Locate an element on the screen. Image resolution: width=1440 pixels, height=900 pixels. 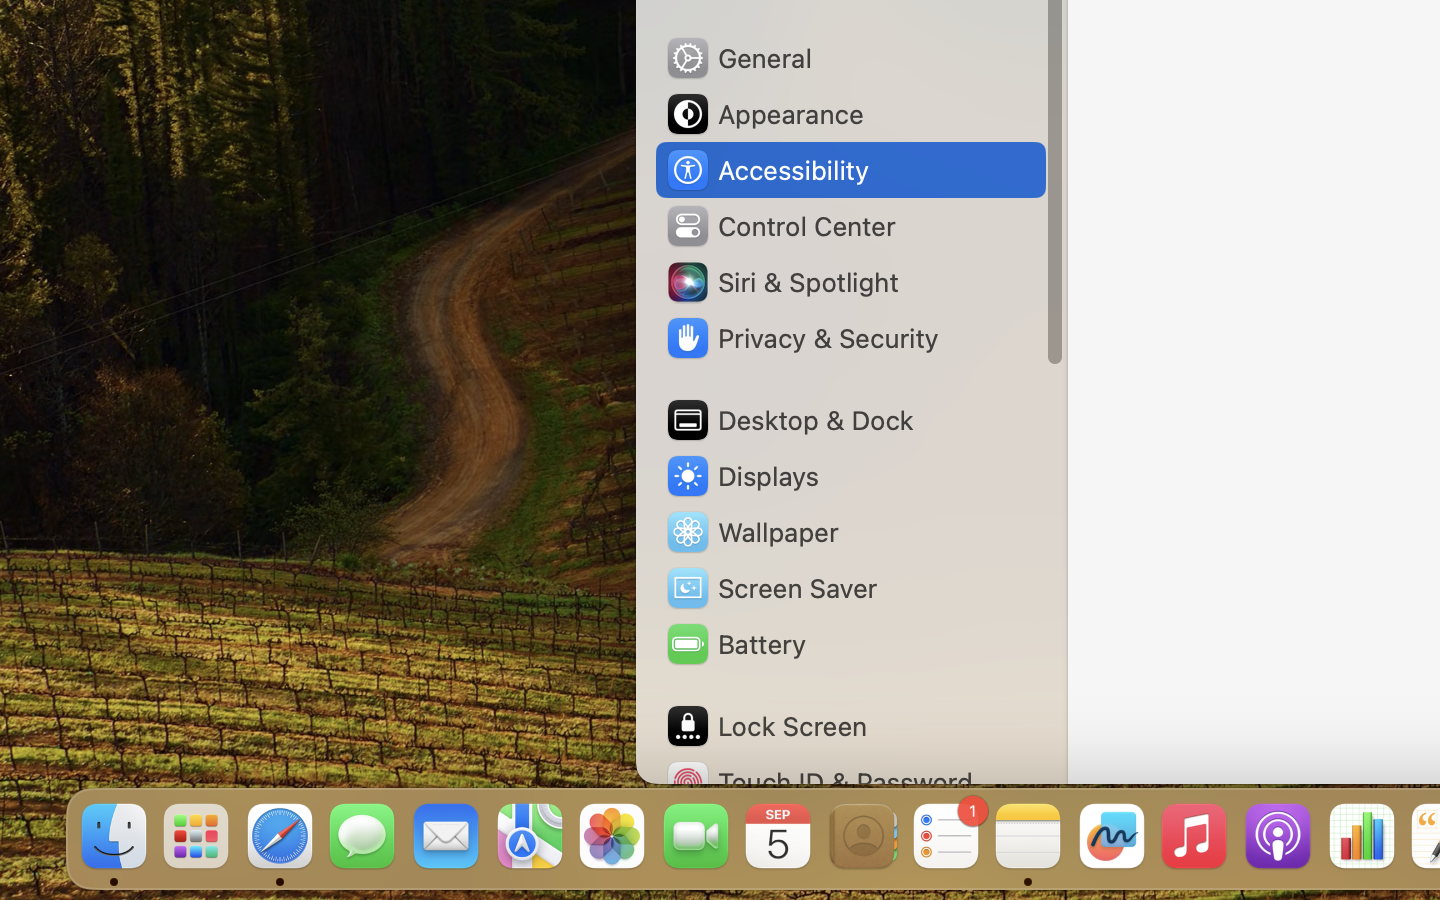
'General' is located at coordinates (736, 56).